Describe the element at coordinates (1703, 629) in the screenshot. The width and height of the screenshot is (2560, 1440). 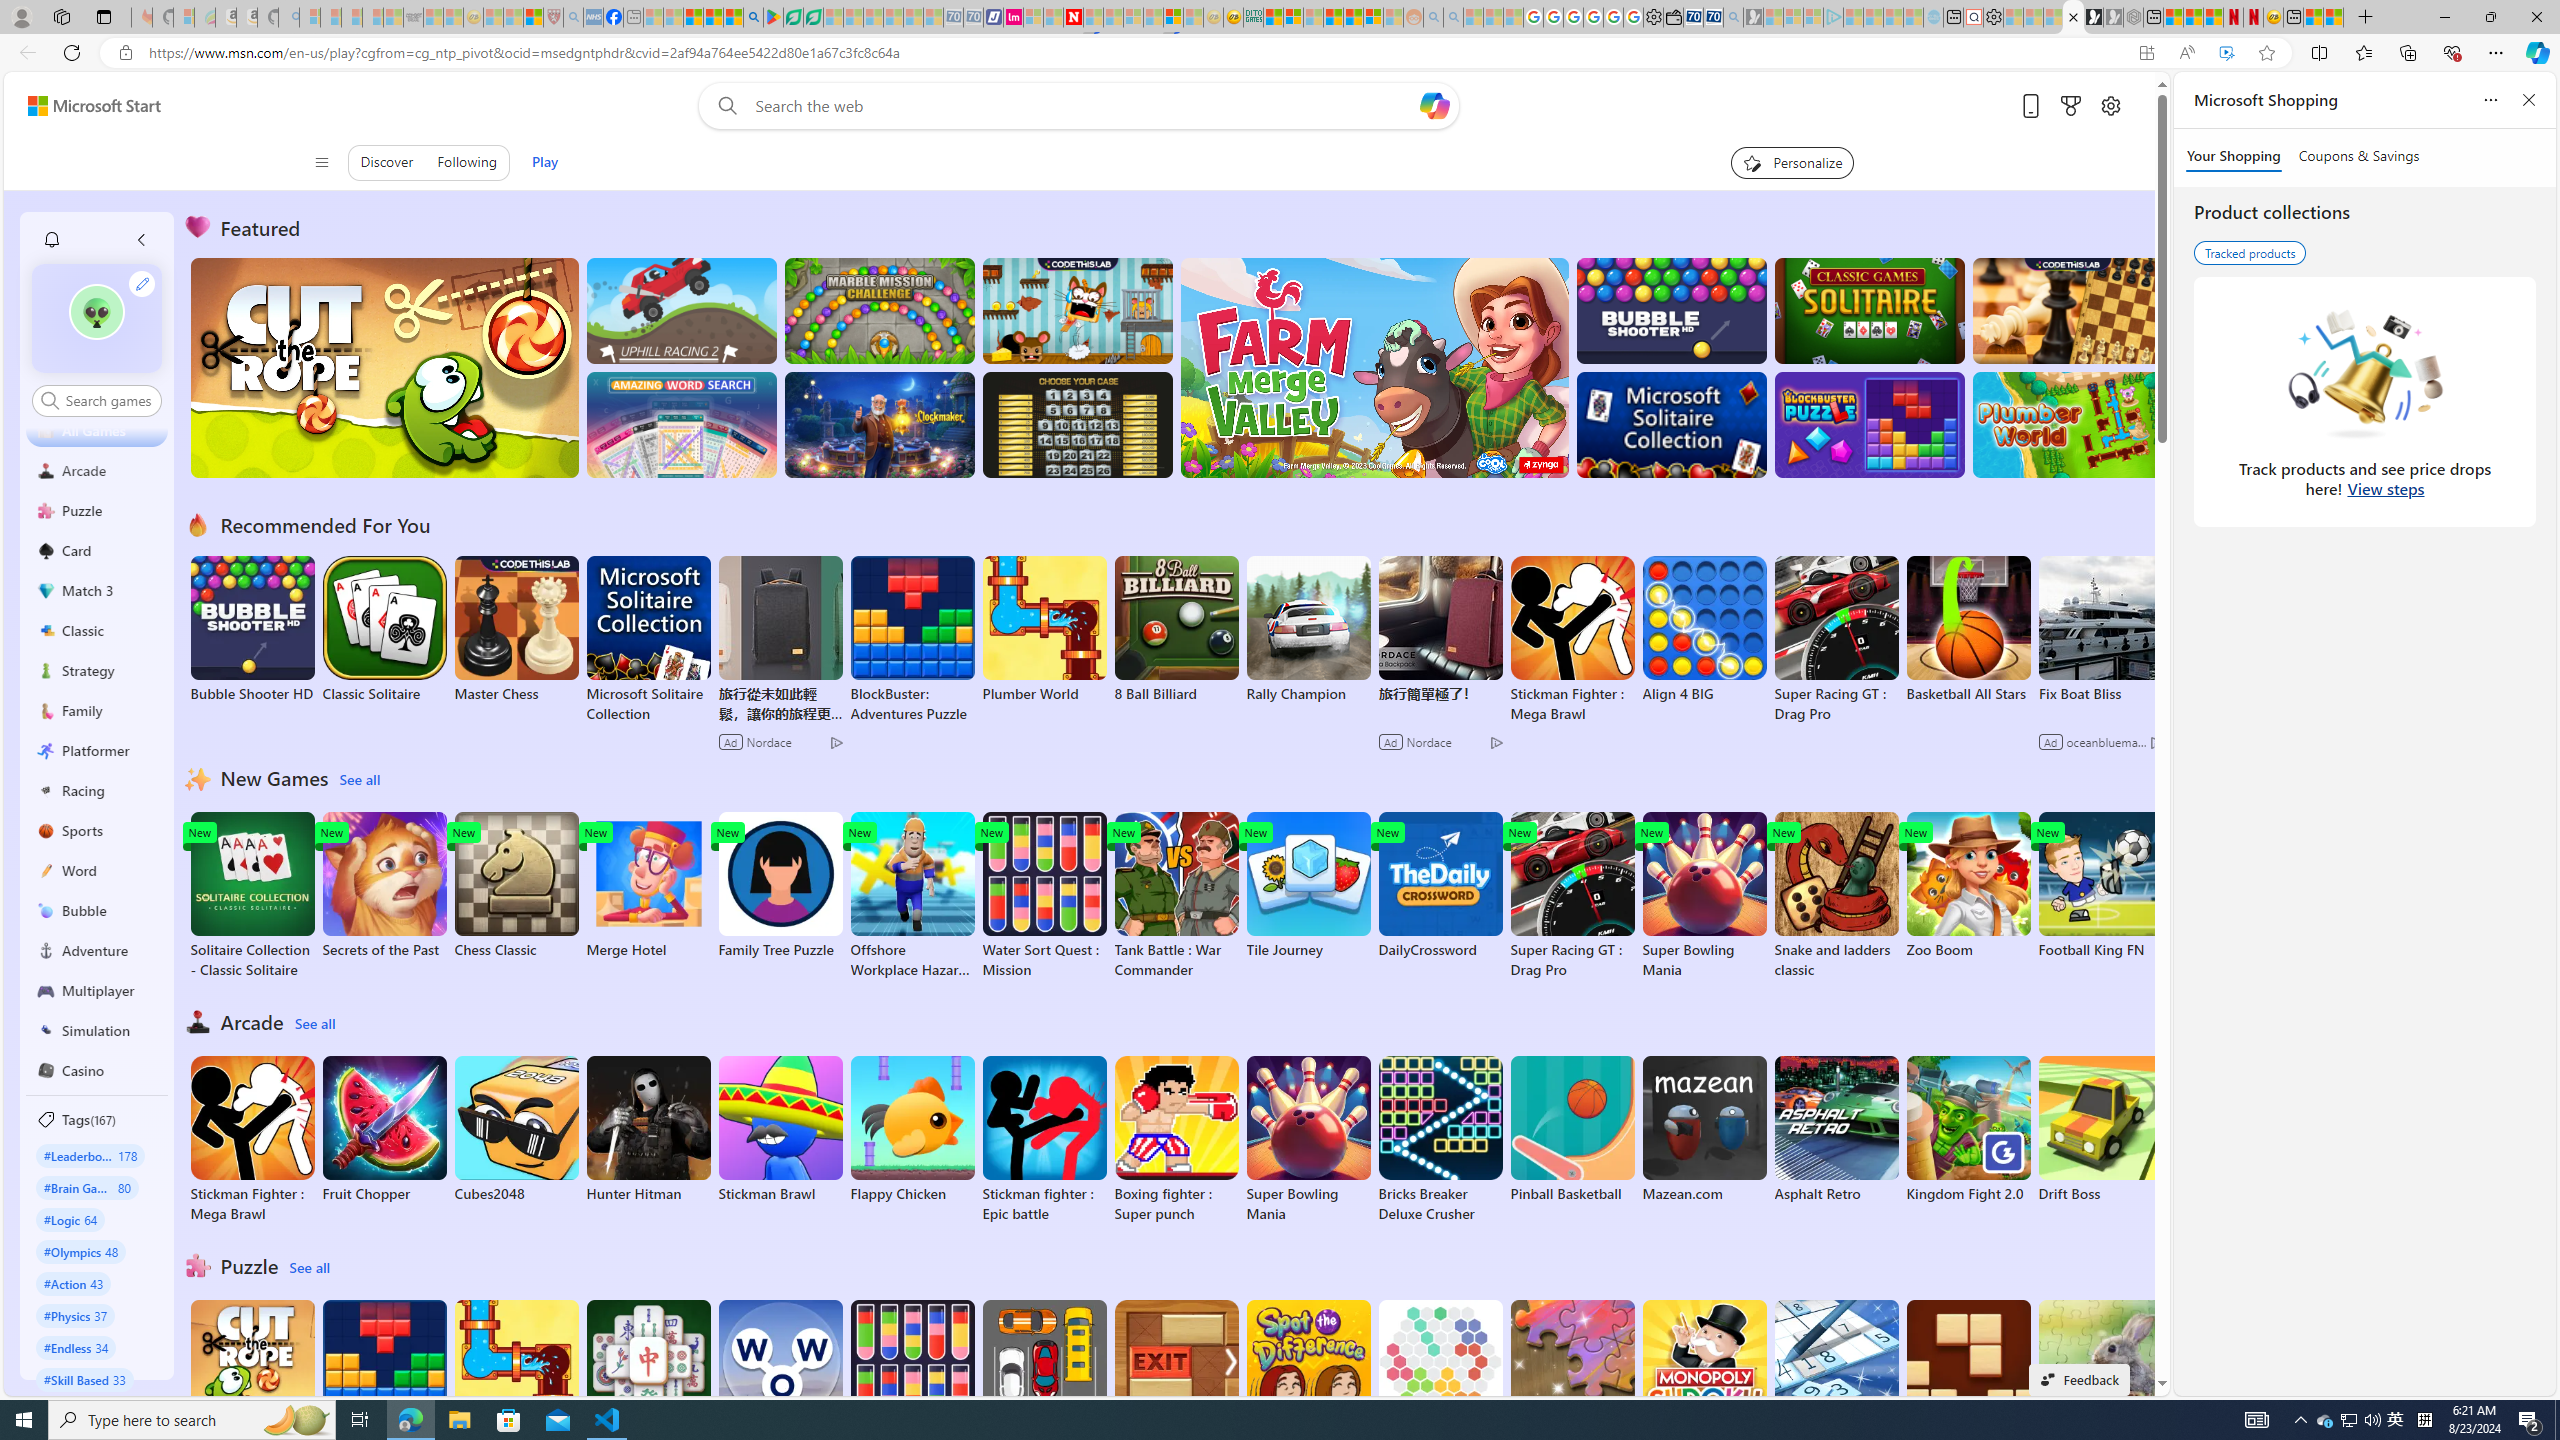
I see `'Align 4 BIG'` at that location.